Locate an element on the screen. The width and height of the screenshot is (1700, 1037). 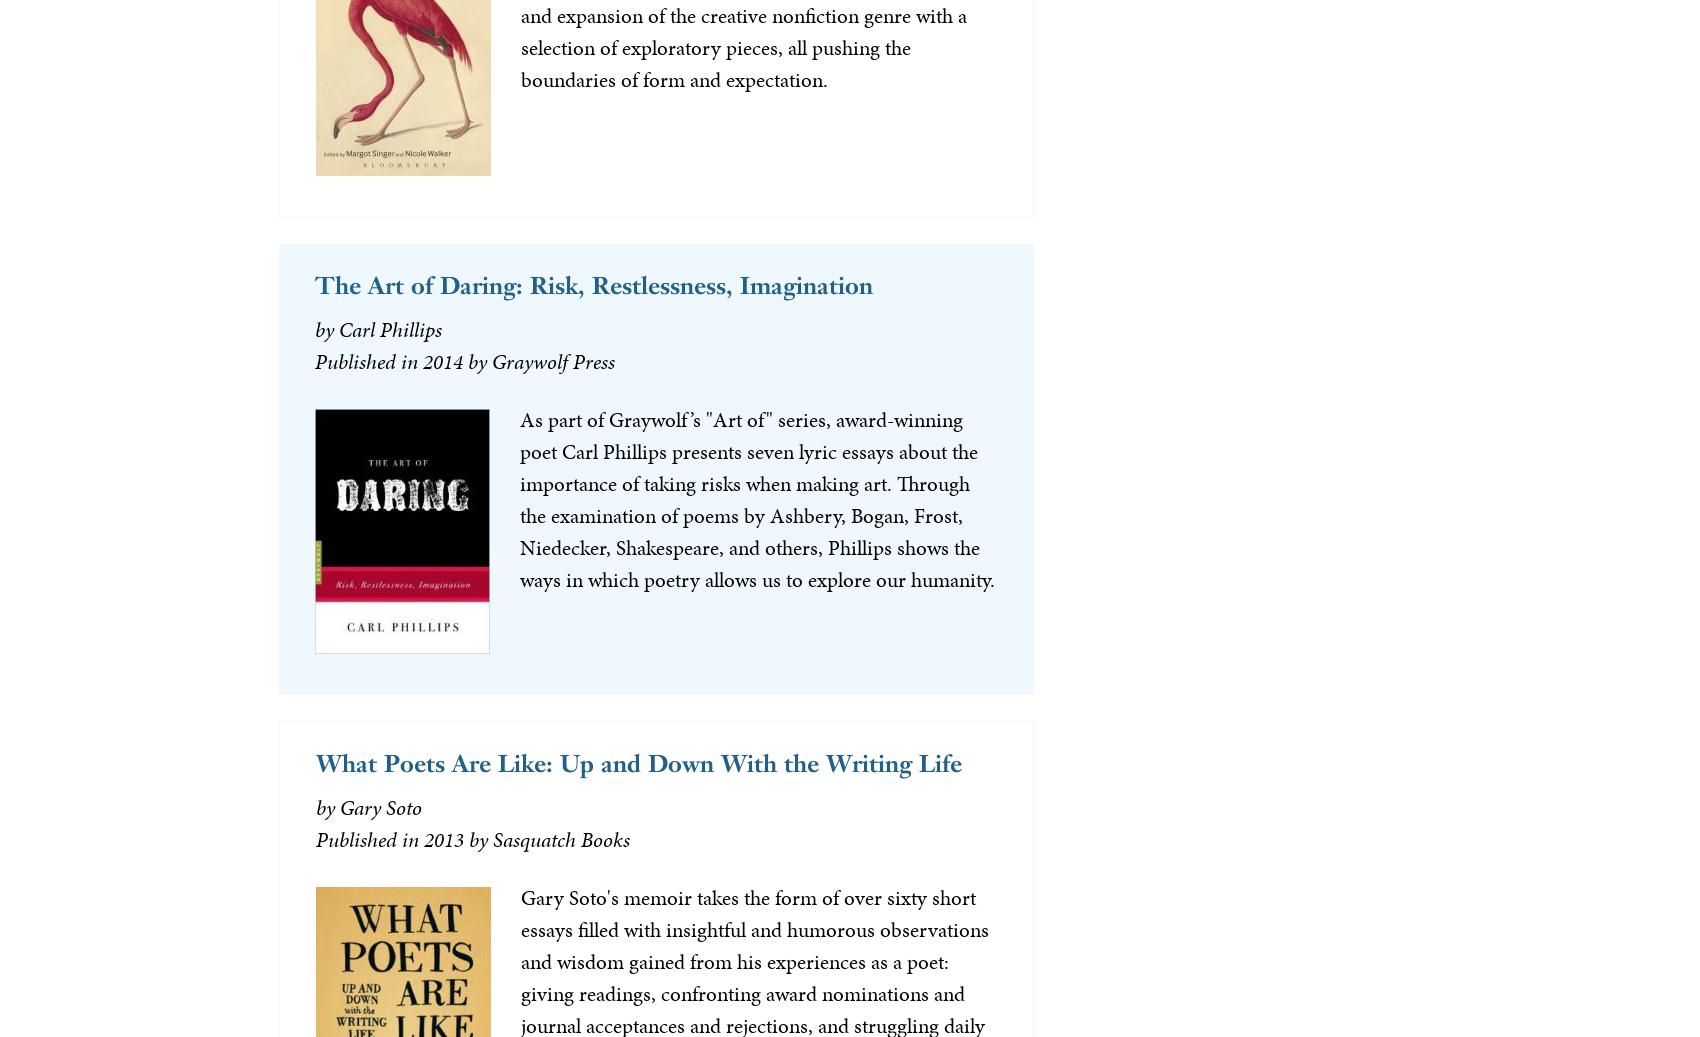
'Carl Phillips' is located at coordinates (388, 328).